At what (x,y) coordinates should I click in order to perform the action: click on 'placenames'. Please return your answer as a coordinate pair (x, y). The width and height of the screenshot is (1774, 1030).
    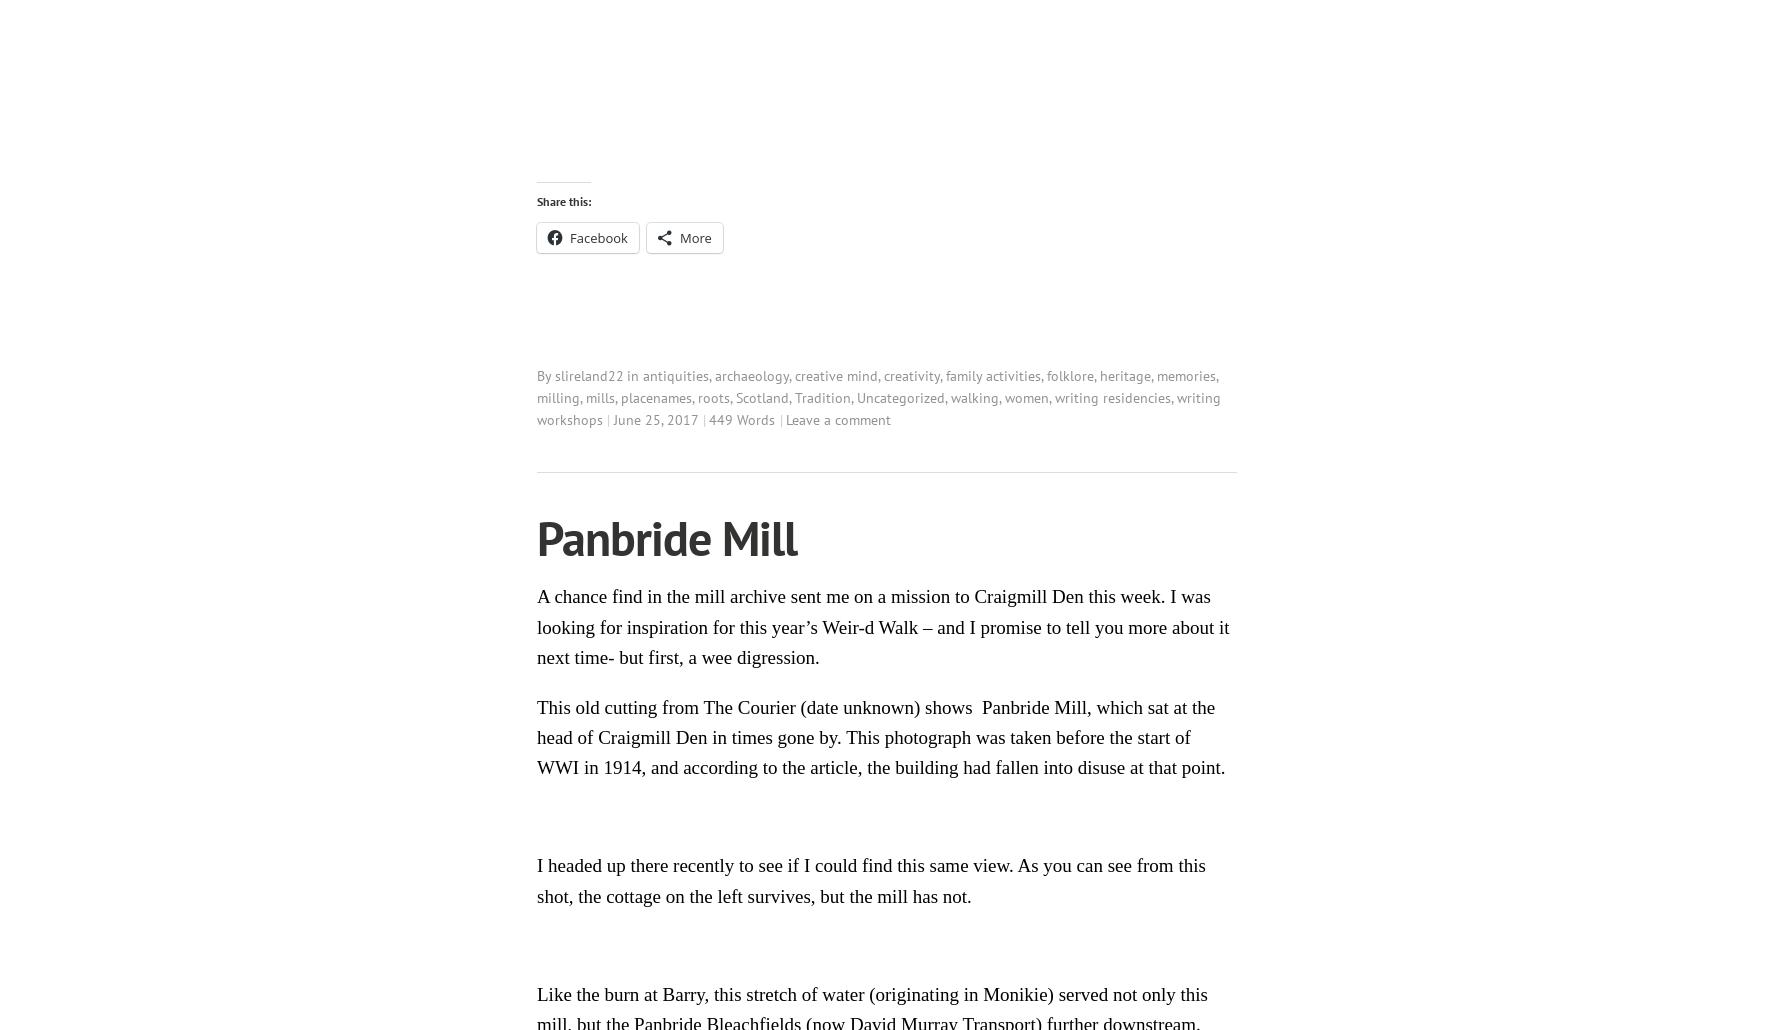
    Looking at the image, I should click on (656, 397).